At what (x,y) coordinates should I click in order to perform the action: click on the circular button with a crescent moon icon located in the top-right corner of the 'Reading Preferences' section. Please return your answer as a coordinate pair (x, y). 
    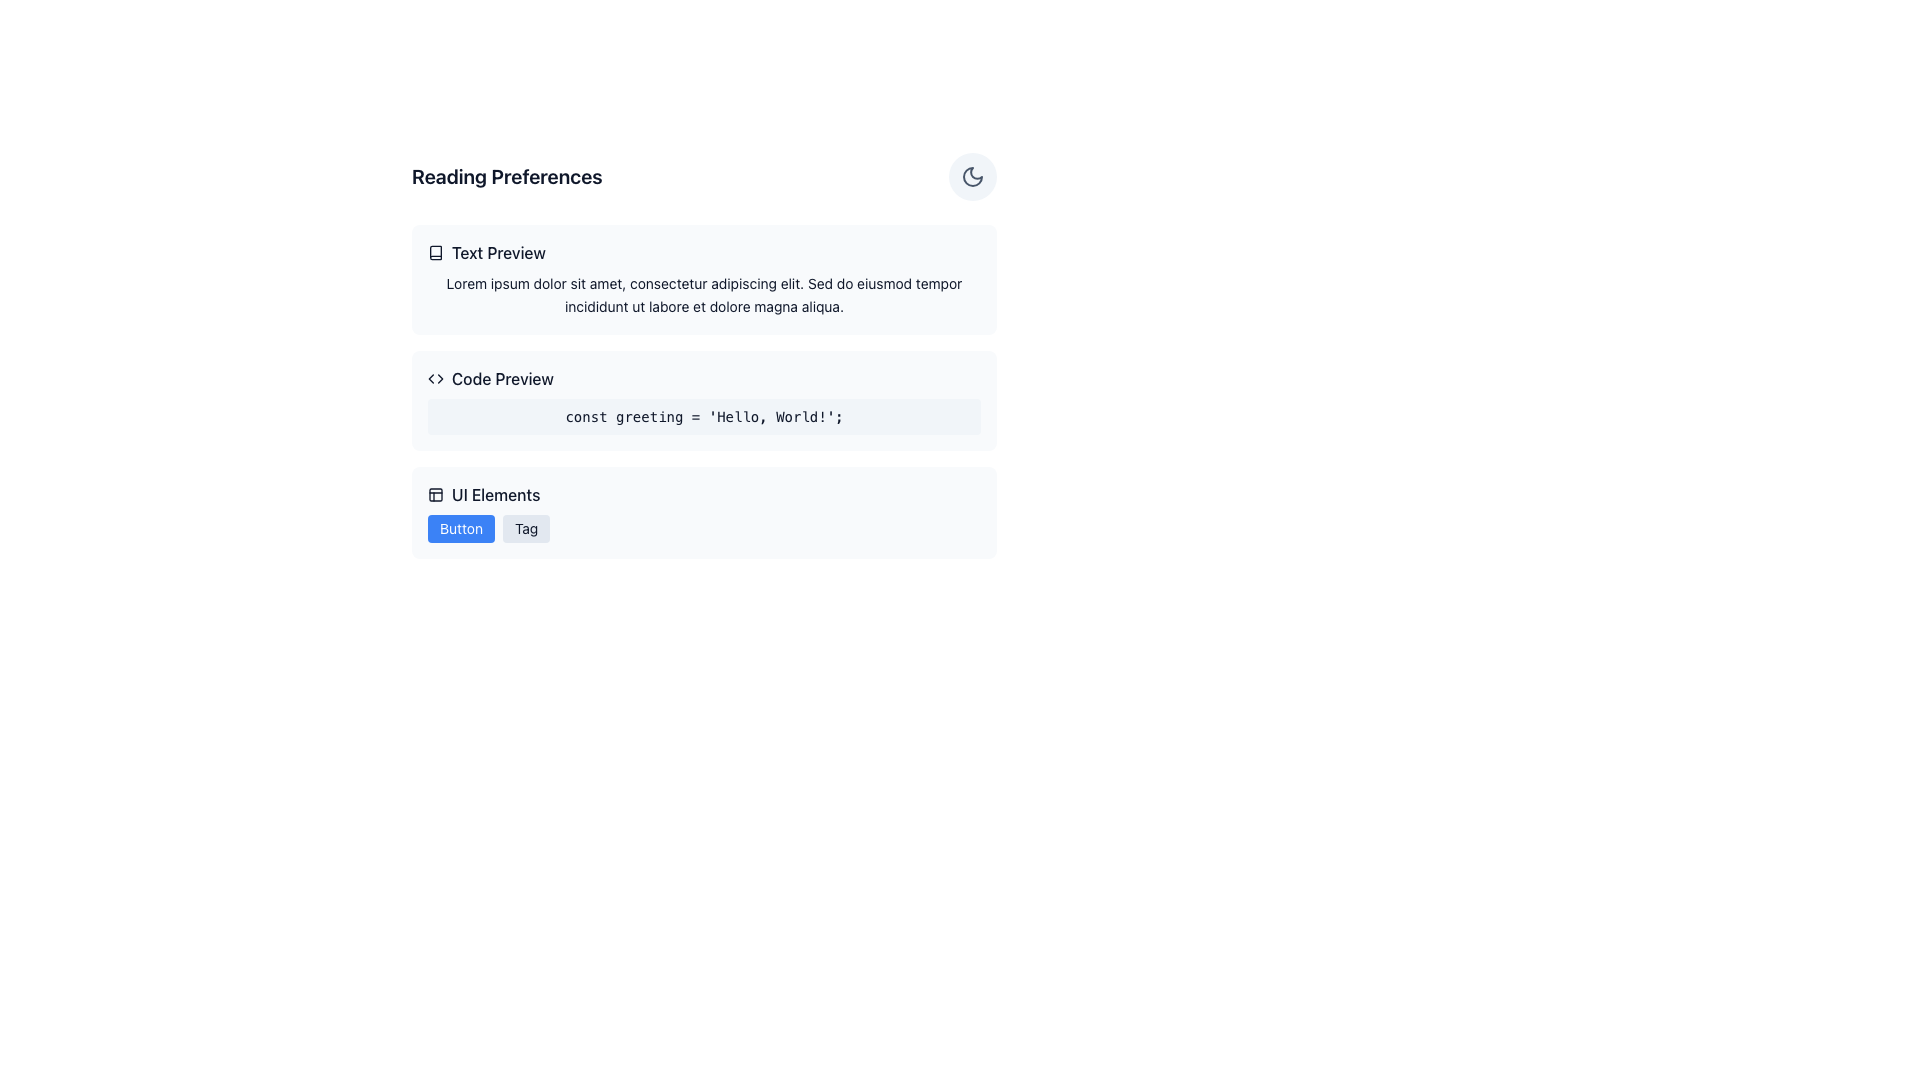
    Looking at the image, I should click on (973, 176).